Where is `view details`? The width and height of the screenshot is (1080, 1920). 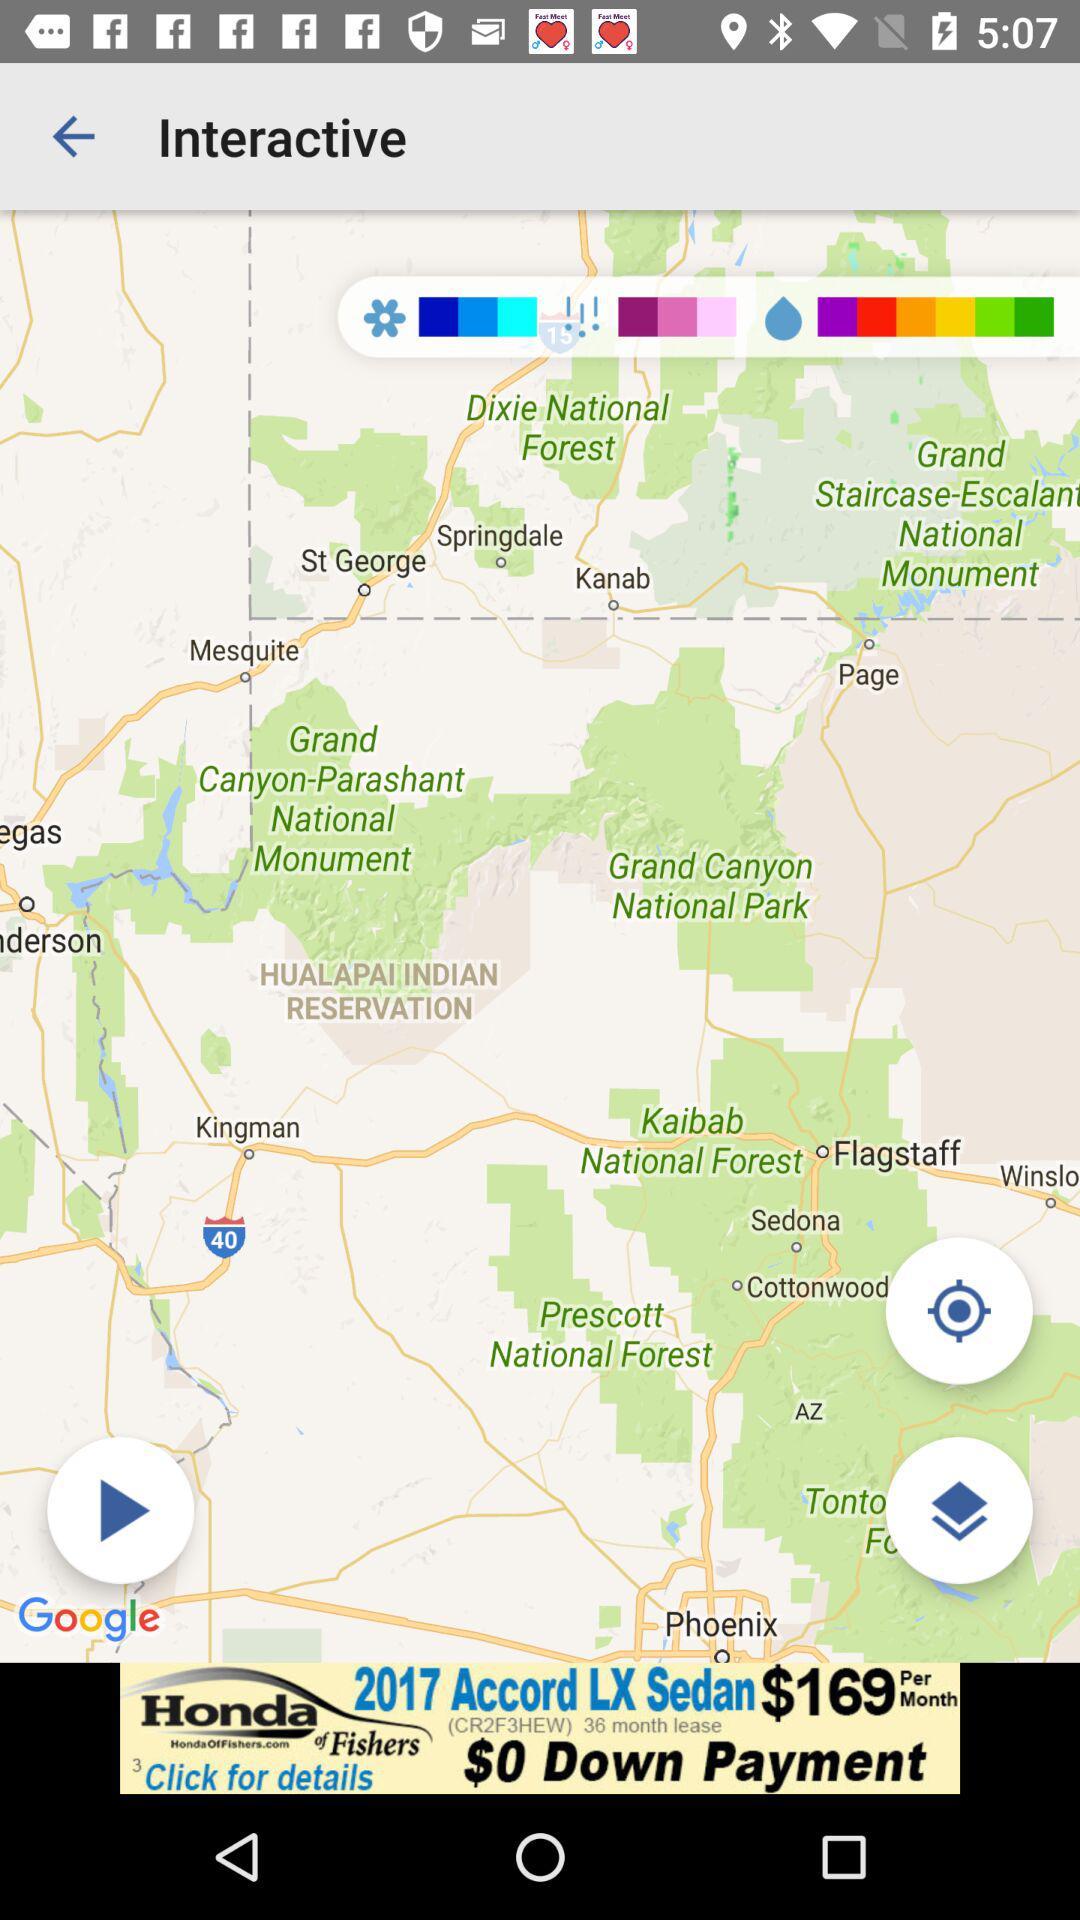
view details is located at coordinates (958, 1510).